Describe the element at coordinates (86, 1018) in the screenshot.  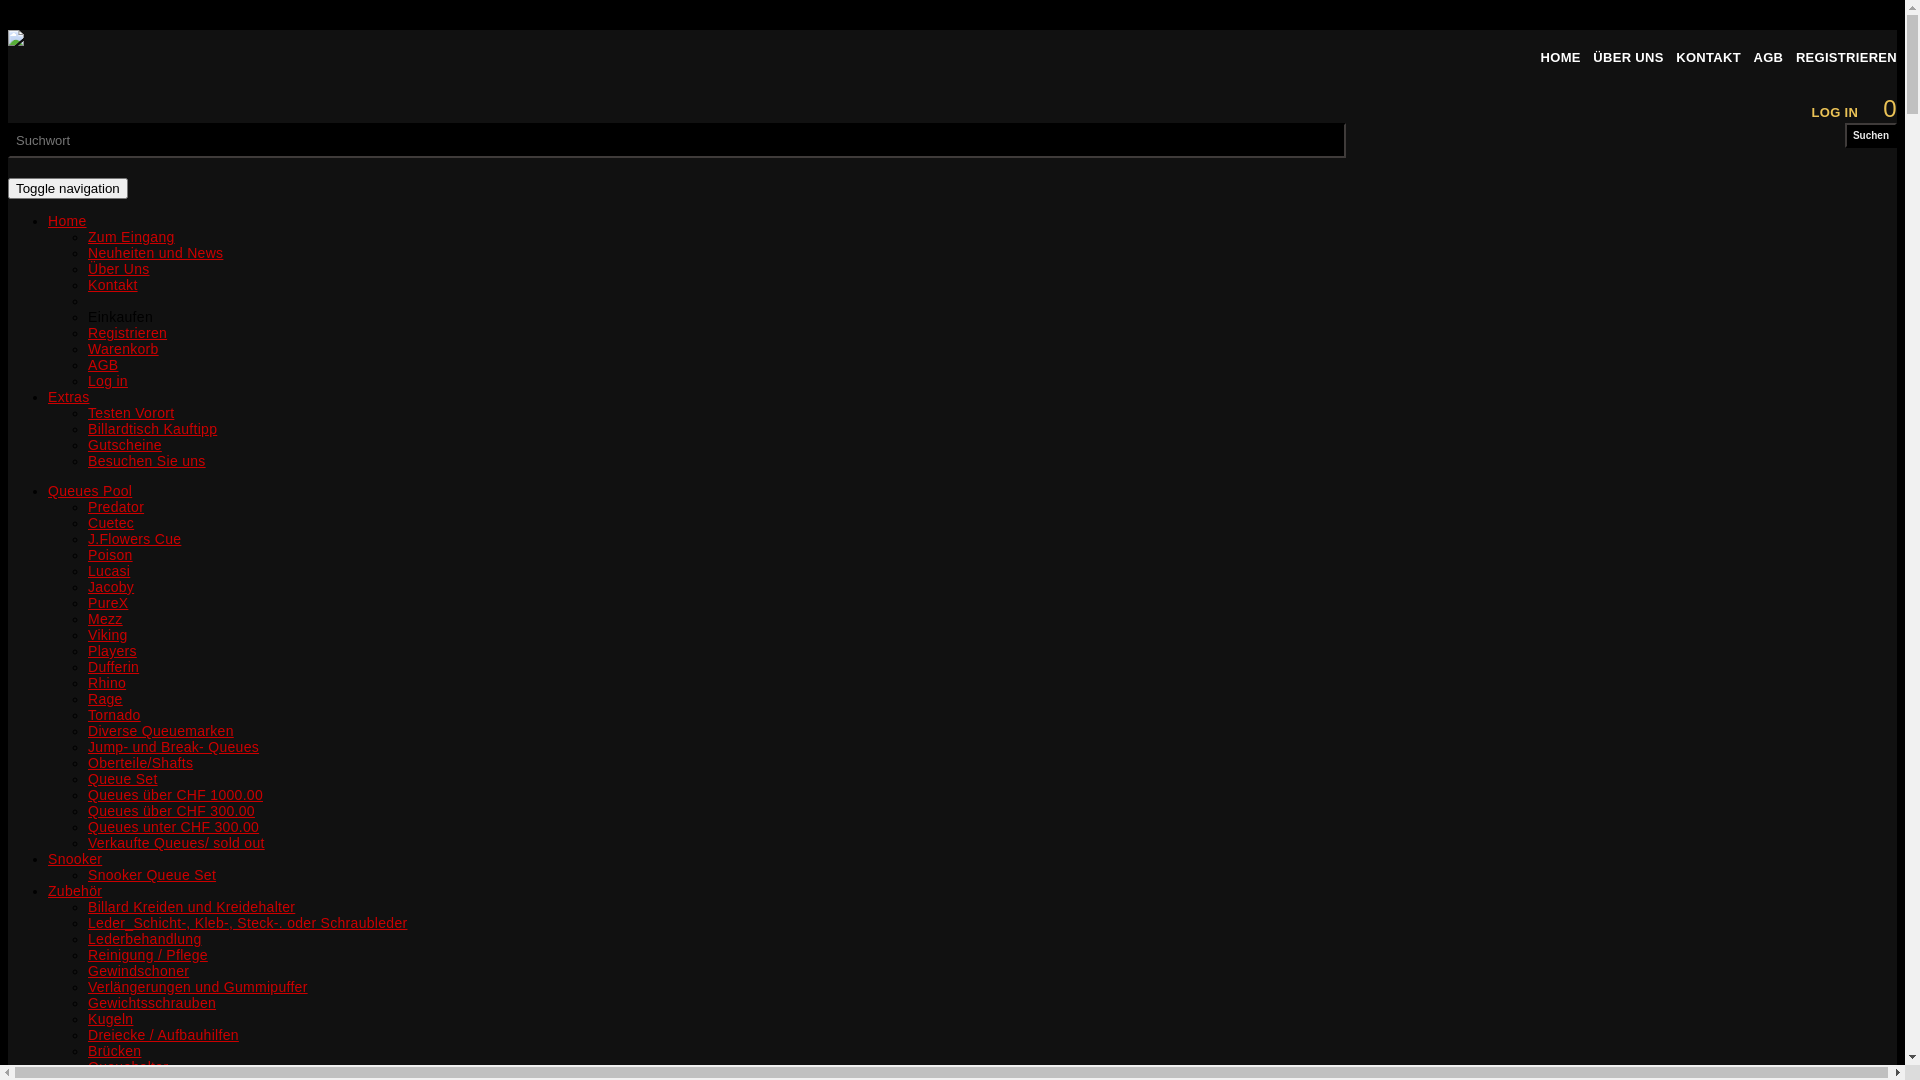
I see `'Kugeln'` at that location.